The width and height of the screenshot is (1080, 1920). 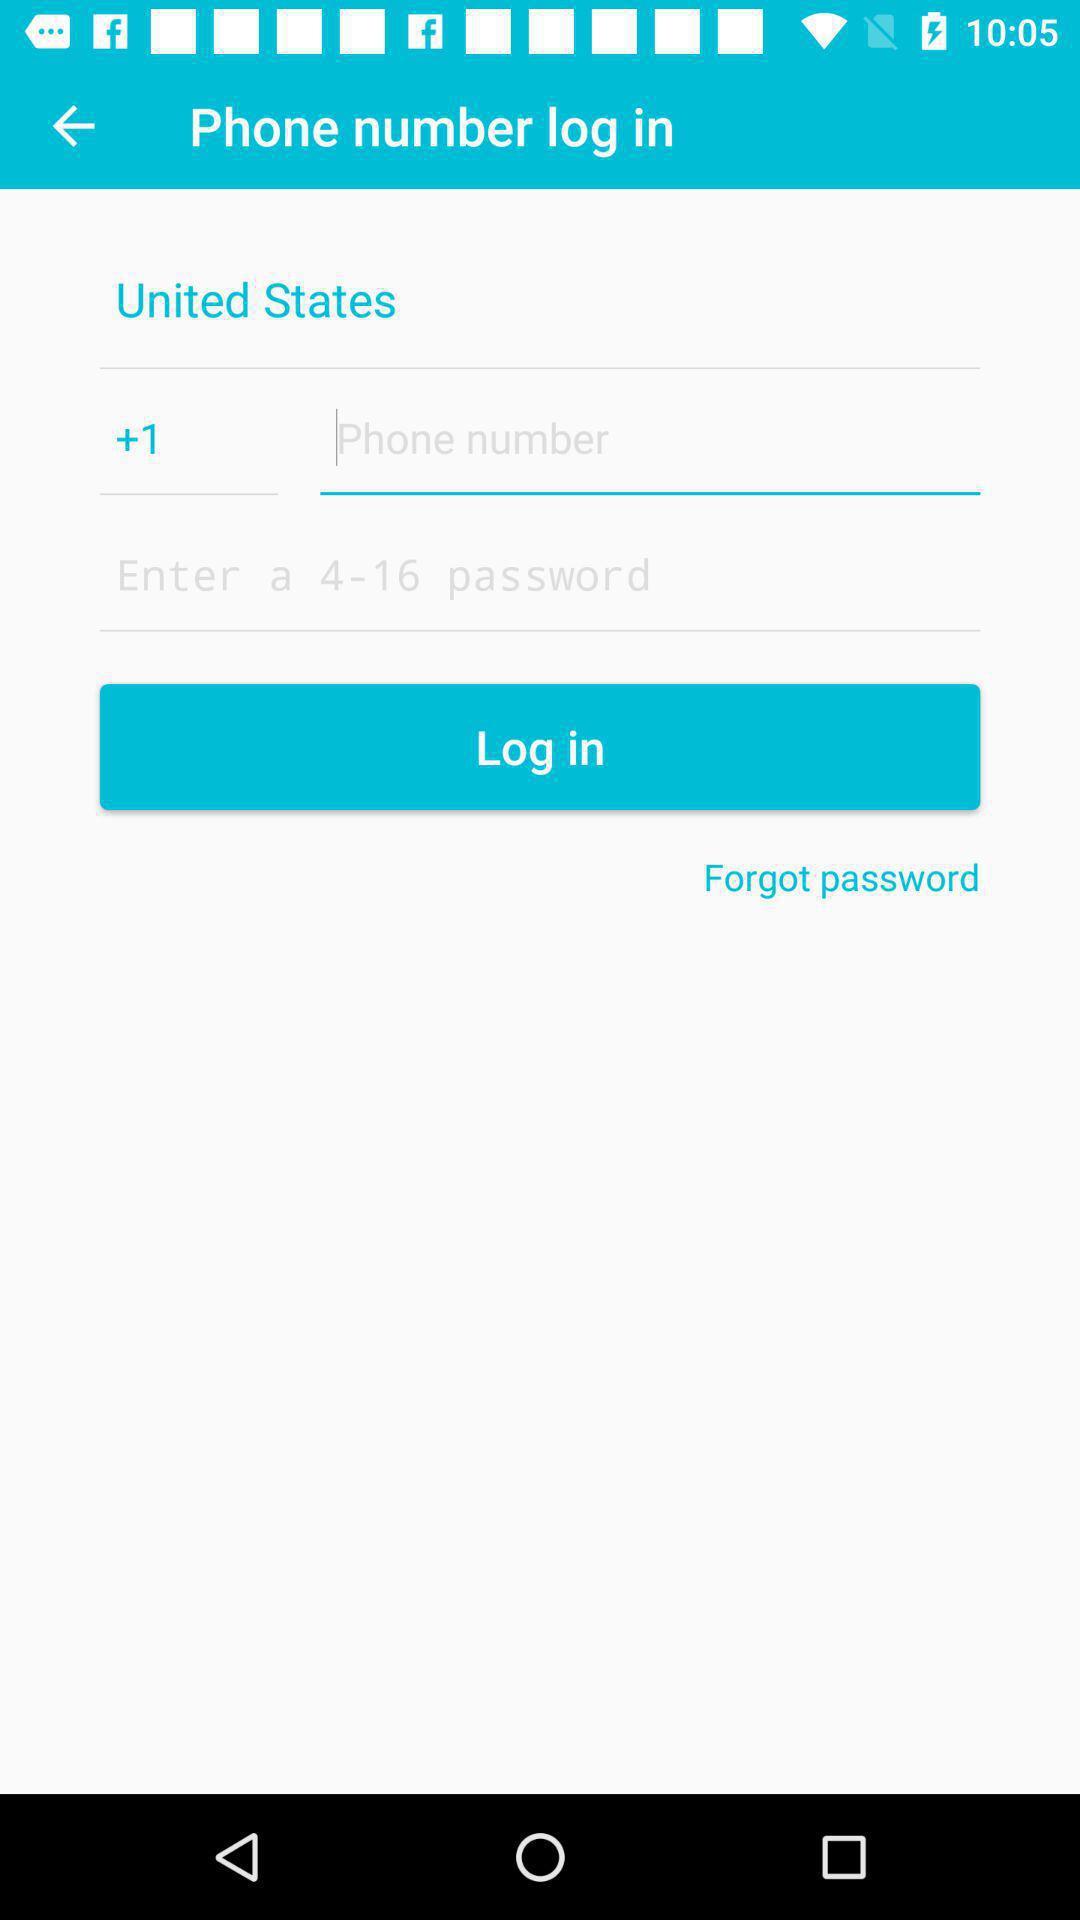 I want to click on icon below +1 item, so click(x=540, y=572).